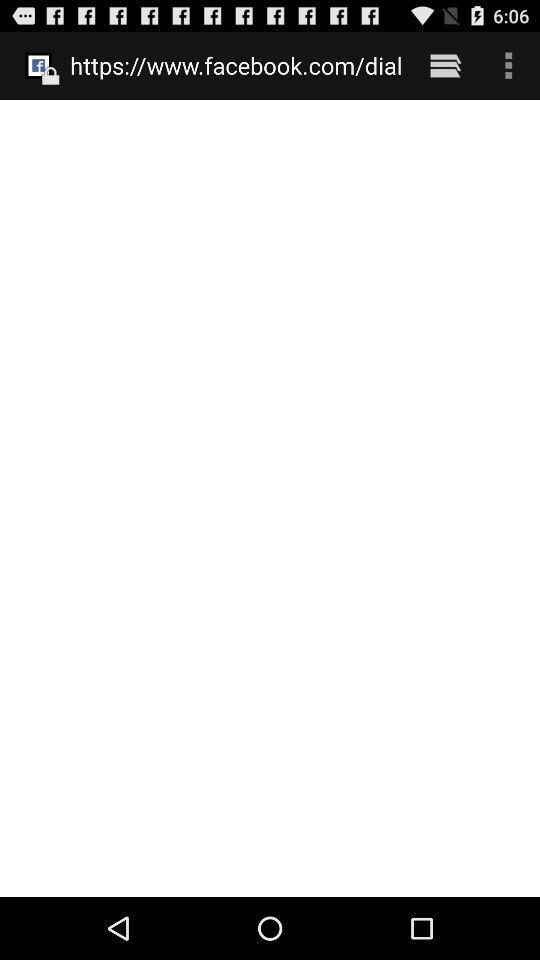  Describe the element at coordinates (270, 497) in the screenshot. I see `the item at the center` at that location.